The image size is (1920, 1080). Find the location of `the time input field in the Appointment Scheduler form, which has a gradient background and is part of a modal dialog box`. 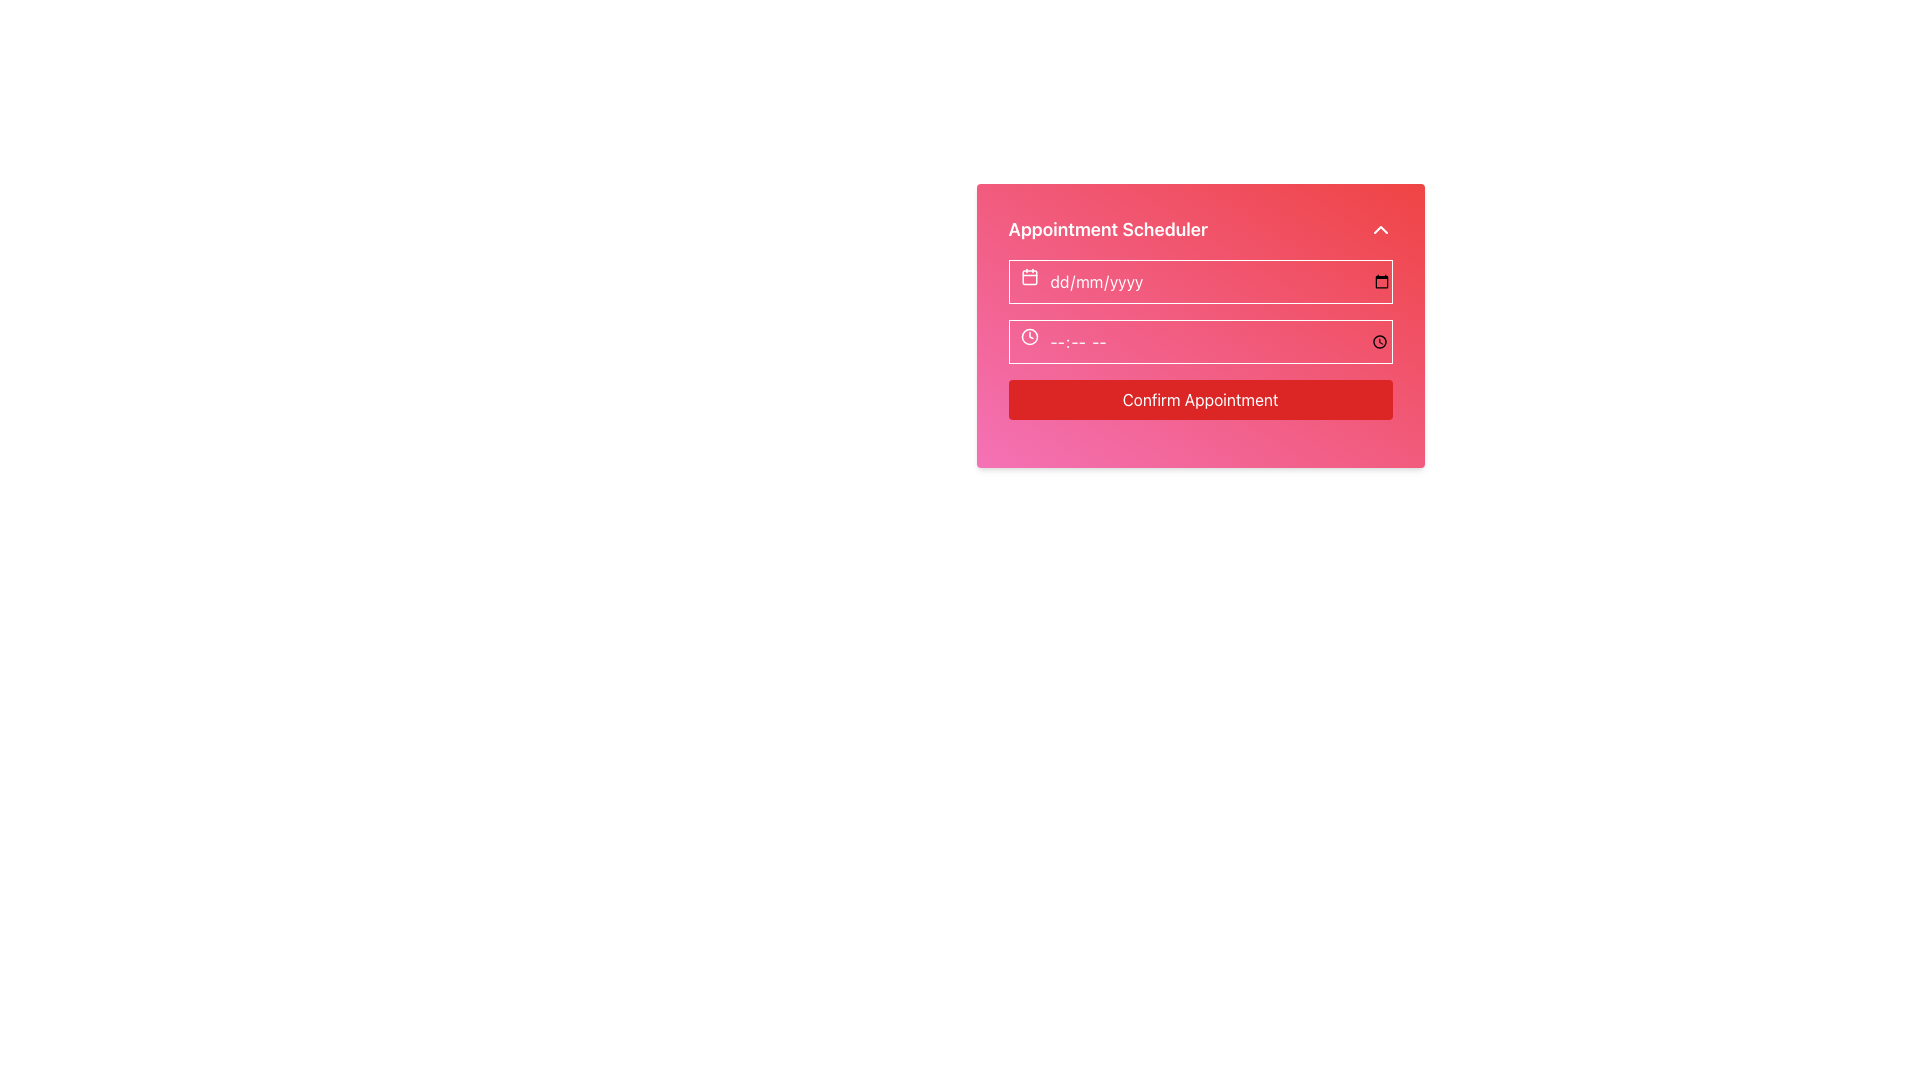

the time input field in the Appointment Scheduler form, which has a gradient background and is part of a modal dialog box is located at coordinates (1200, 325).